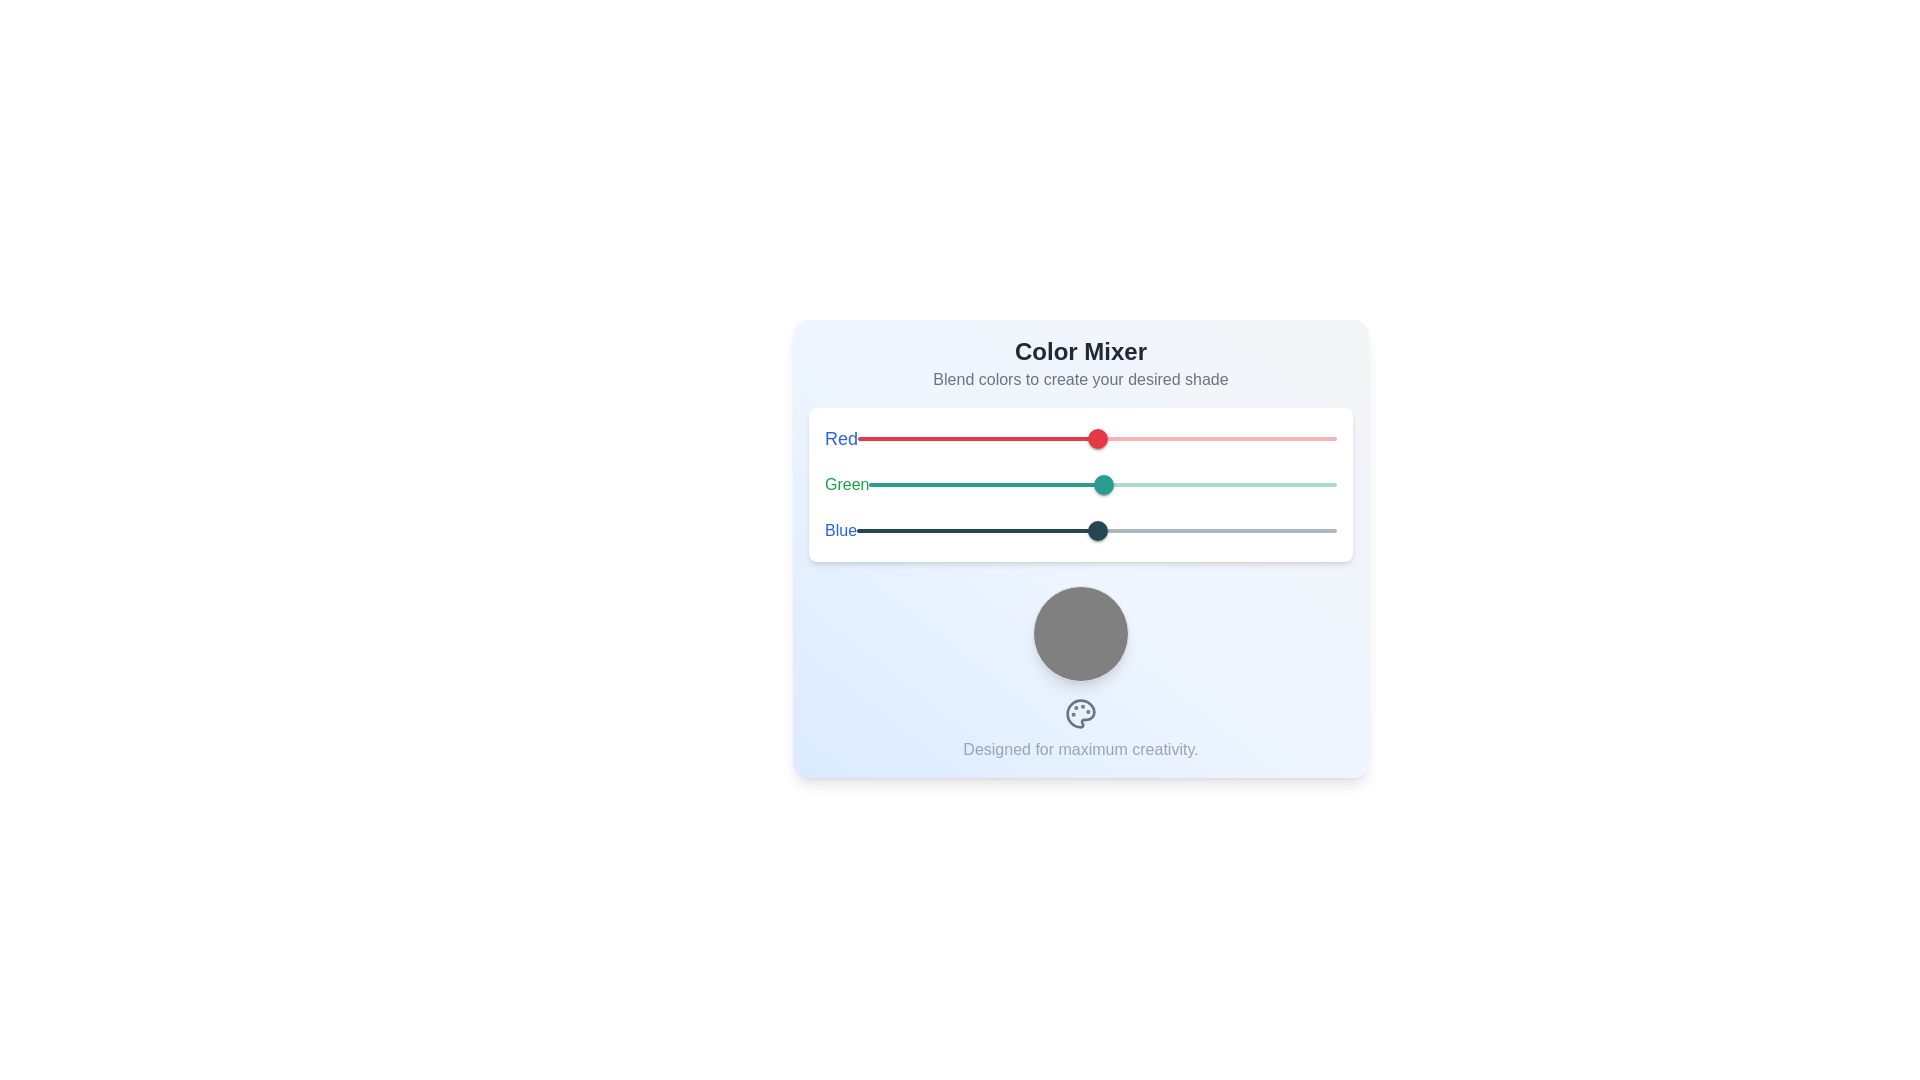  Describe the element at coordinates (1304, 485) in the screenshot. I see `the green value` at that location.